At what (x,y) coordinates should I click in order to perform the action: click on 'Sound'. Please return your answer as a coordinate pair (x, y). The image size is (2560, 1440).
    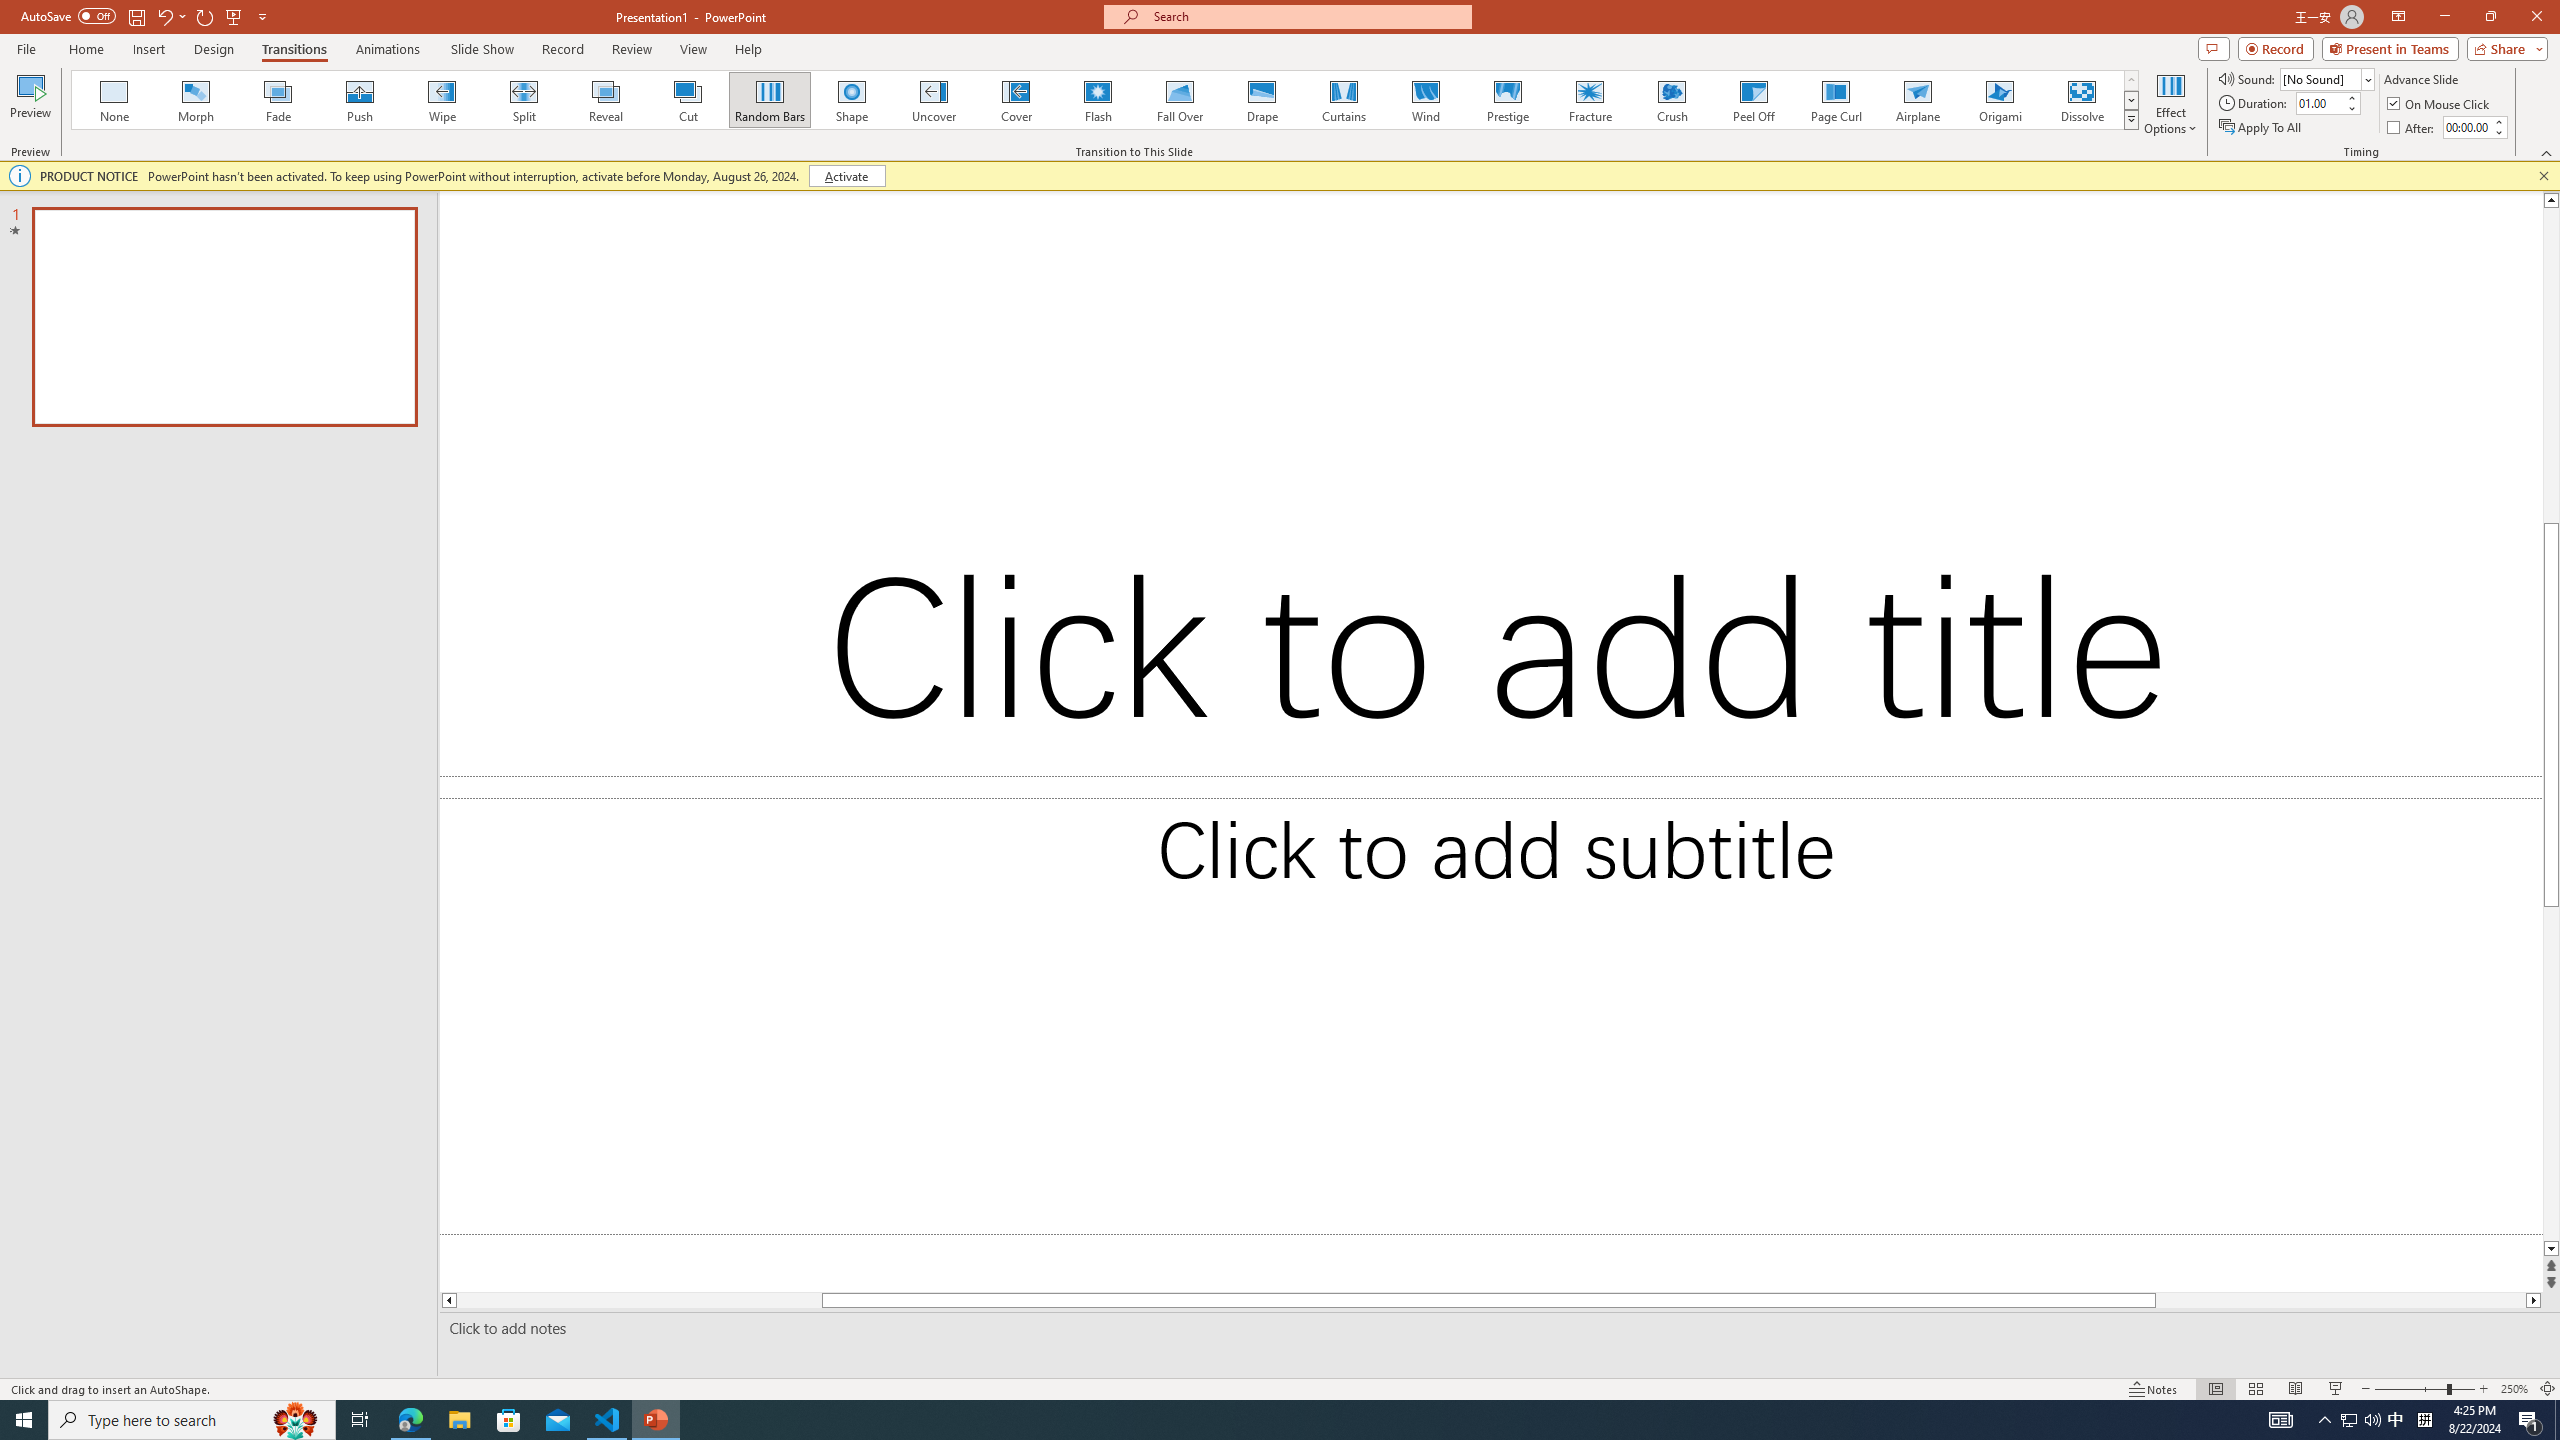
    Looking at the image, I should click on (2327, 78).